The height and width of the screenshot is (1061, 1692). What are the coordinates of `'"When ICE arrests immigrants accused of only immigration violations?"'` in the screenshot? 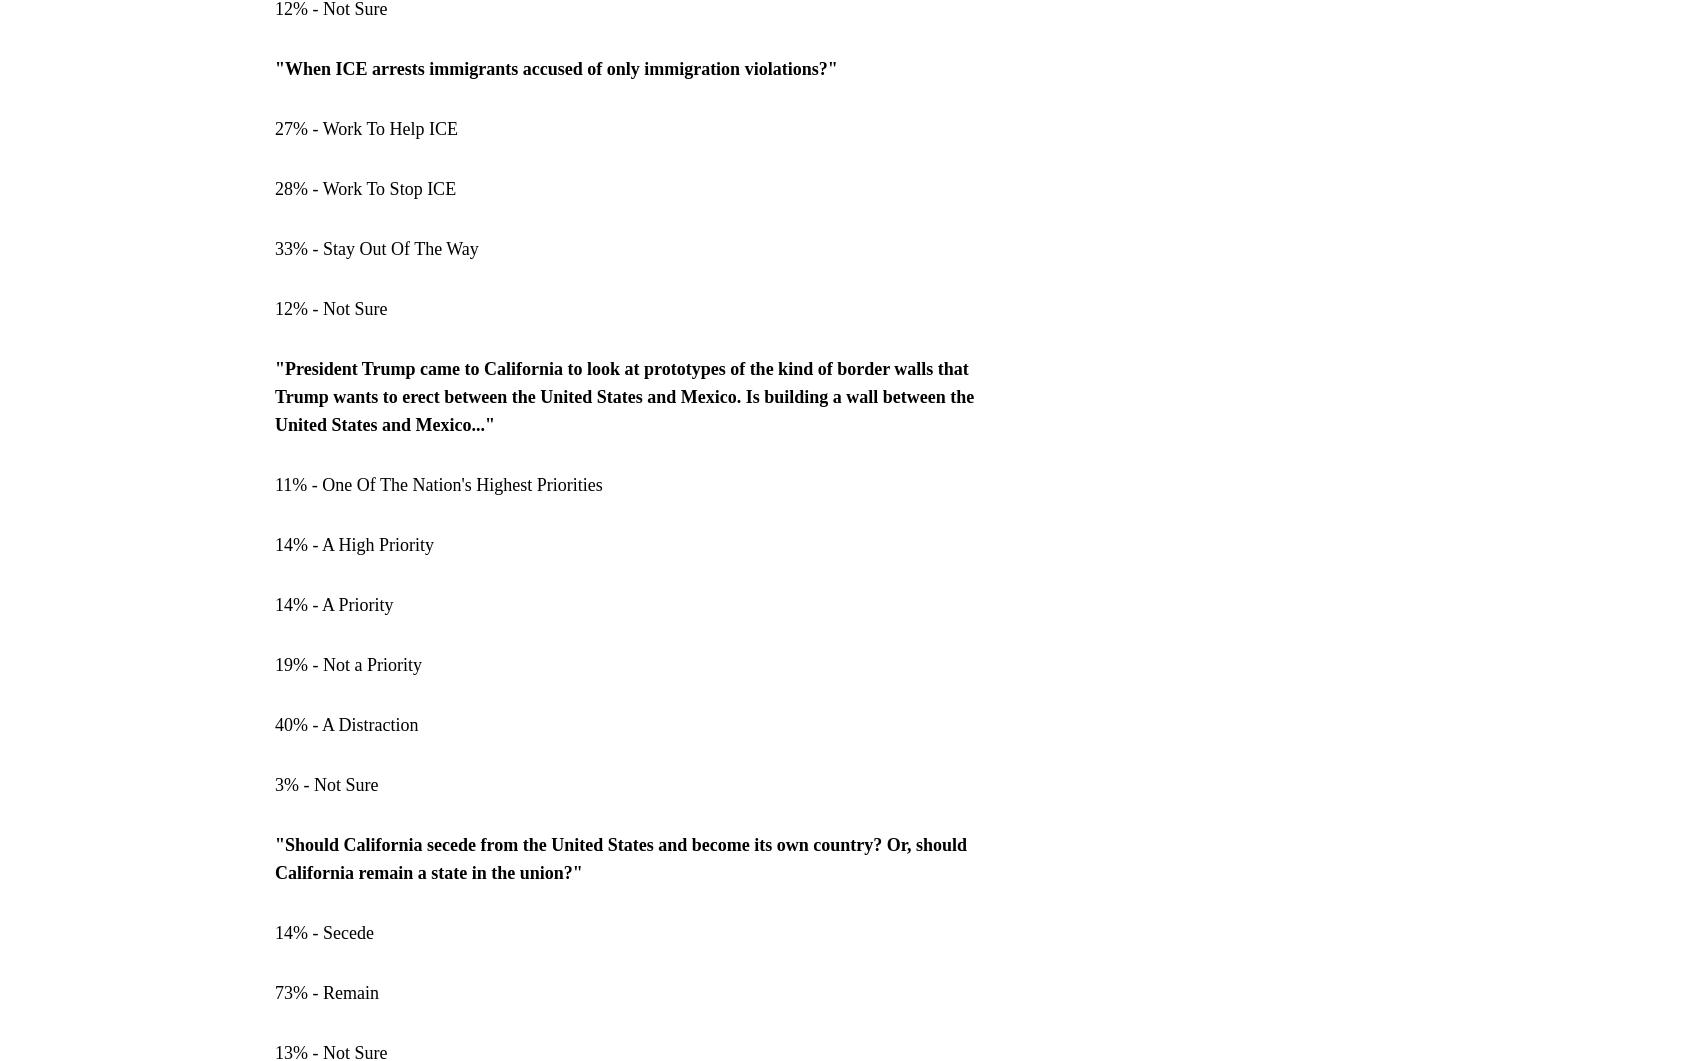 It's located at (555, 68).